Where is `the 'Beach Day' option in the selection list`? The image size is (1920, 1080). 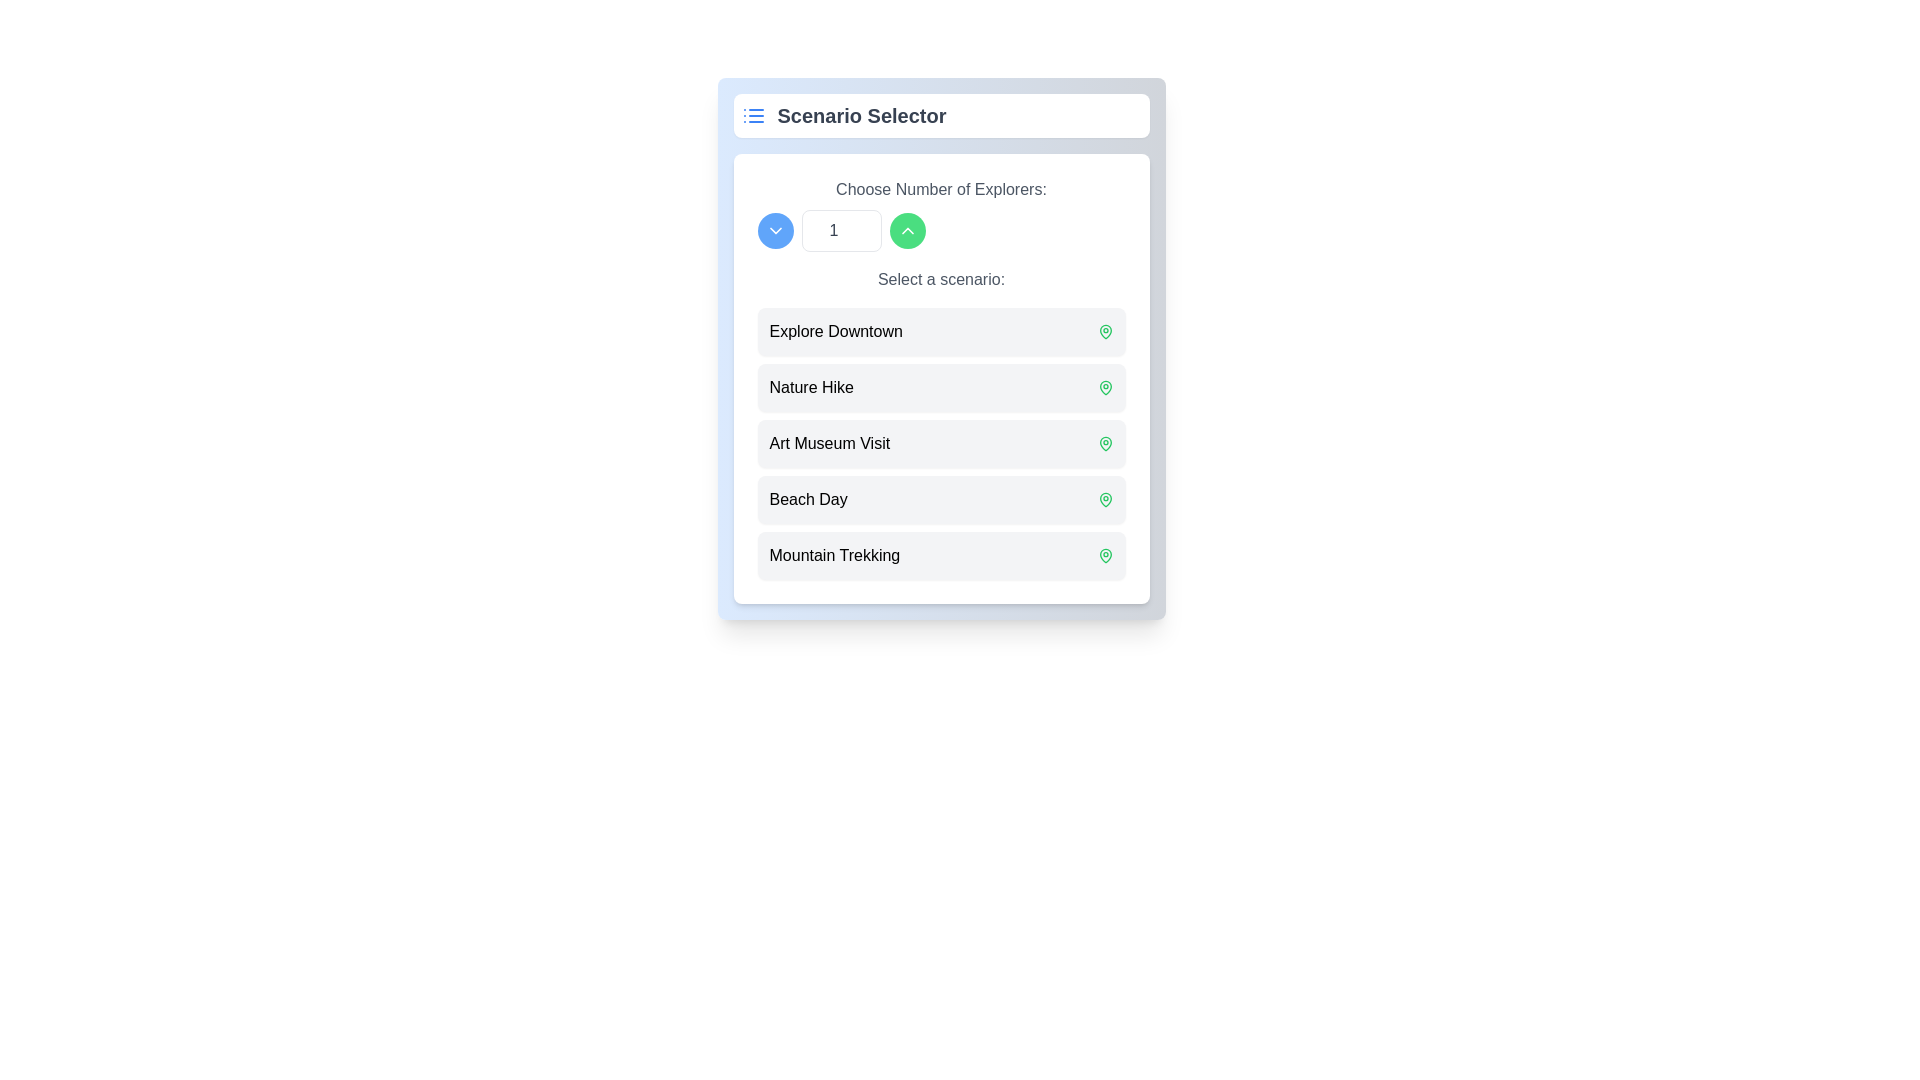 the 'Beach Day' option in the selection list is located at coordinates (808, 499).